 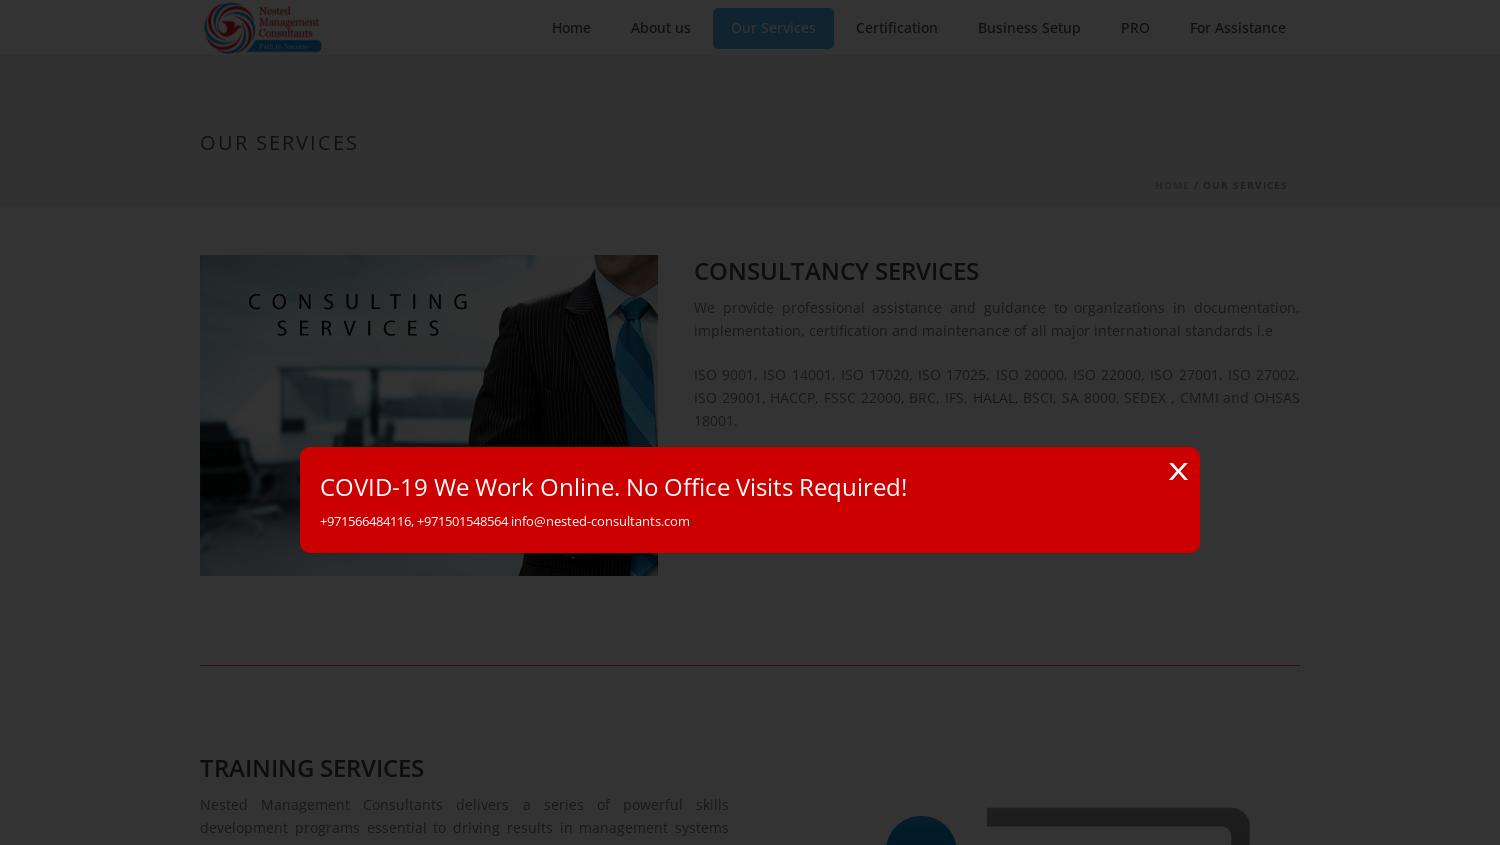 I want to click on '+971566484116,   +971501548564   info@nested-consultants.com', so click(x=505, y=520).